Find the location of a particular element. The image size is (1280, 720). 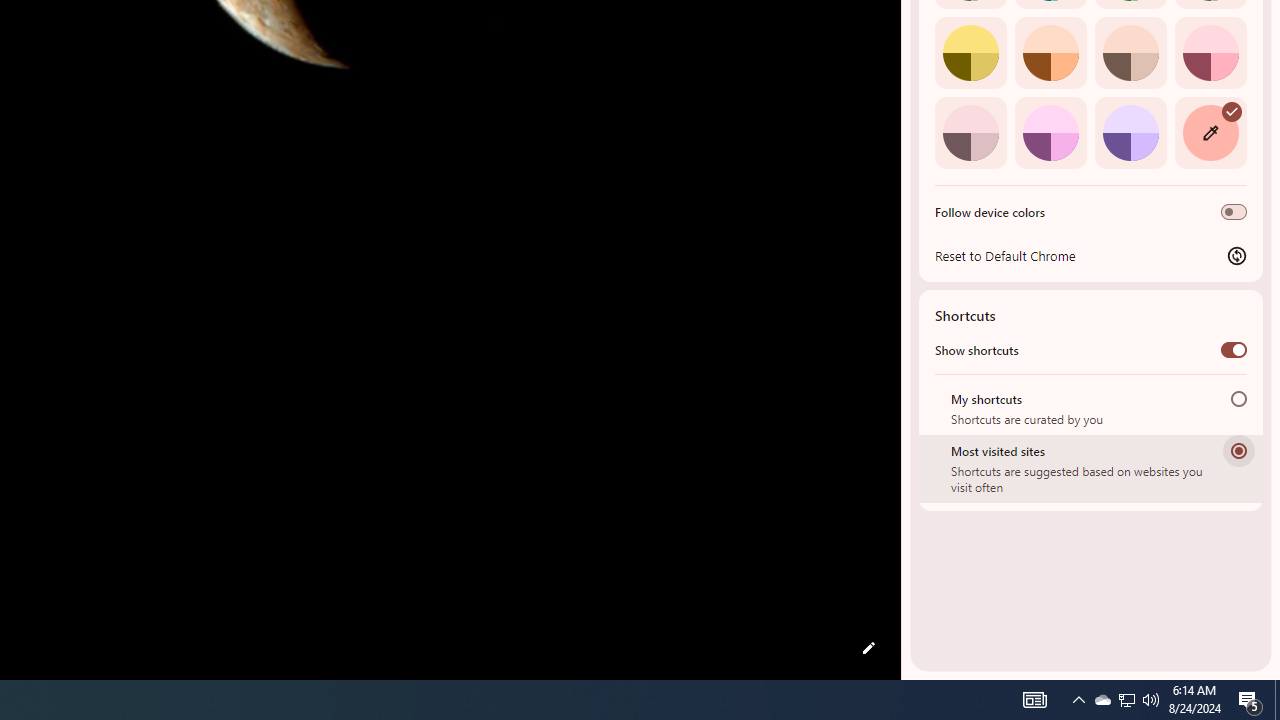

'Pink' is located at coordinates (970, 132).